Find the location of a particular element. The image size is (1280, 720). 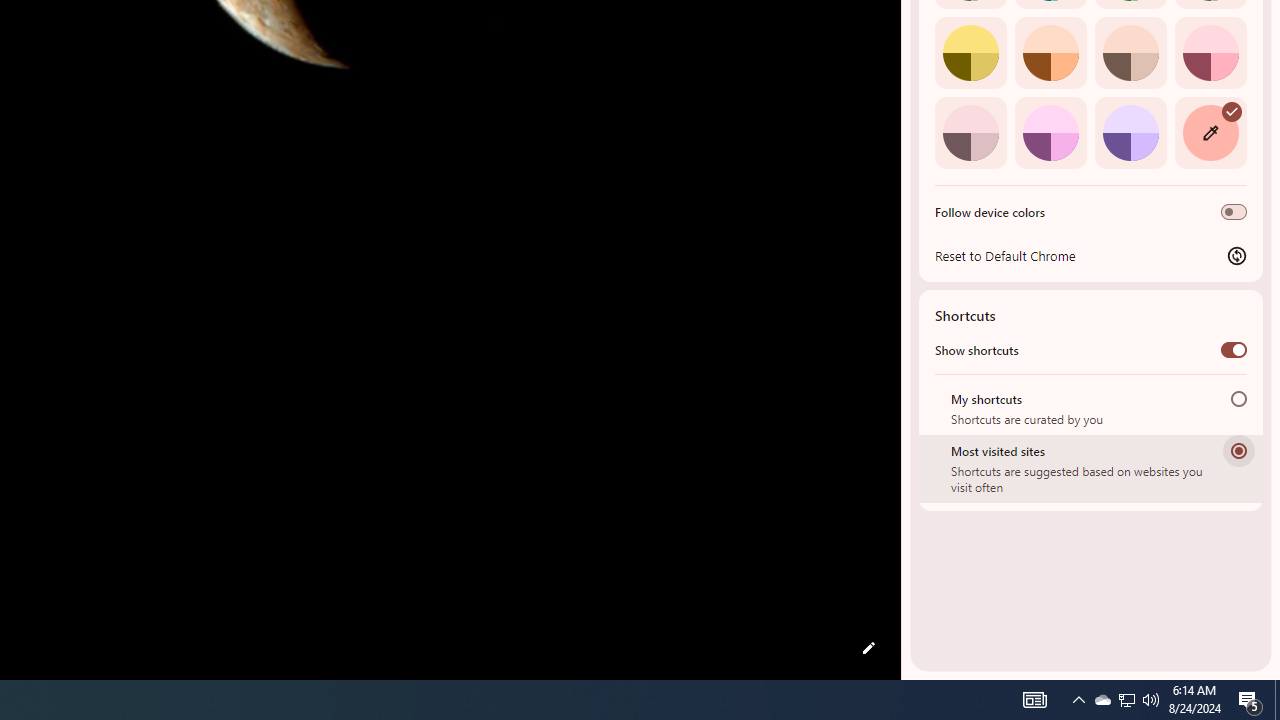

'Pink' is located at coordinates (970, 132).